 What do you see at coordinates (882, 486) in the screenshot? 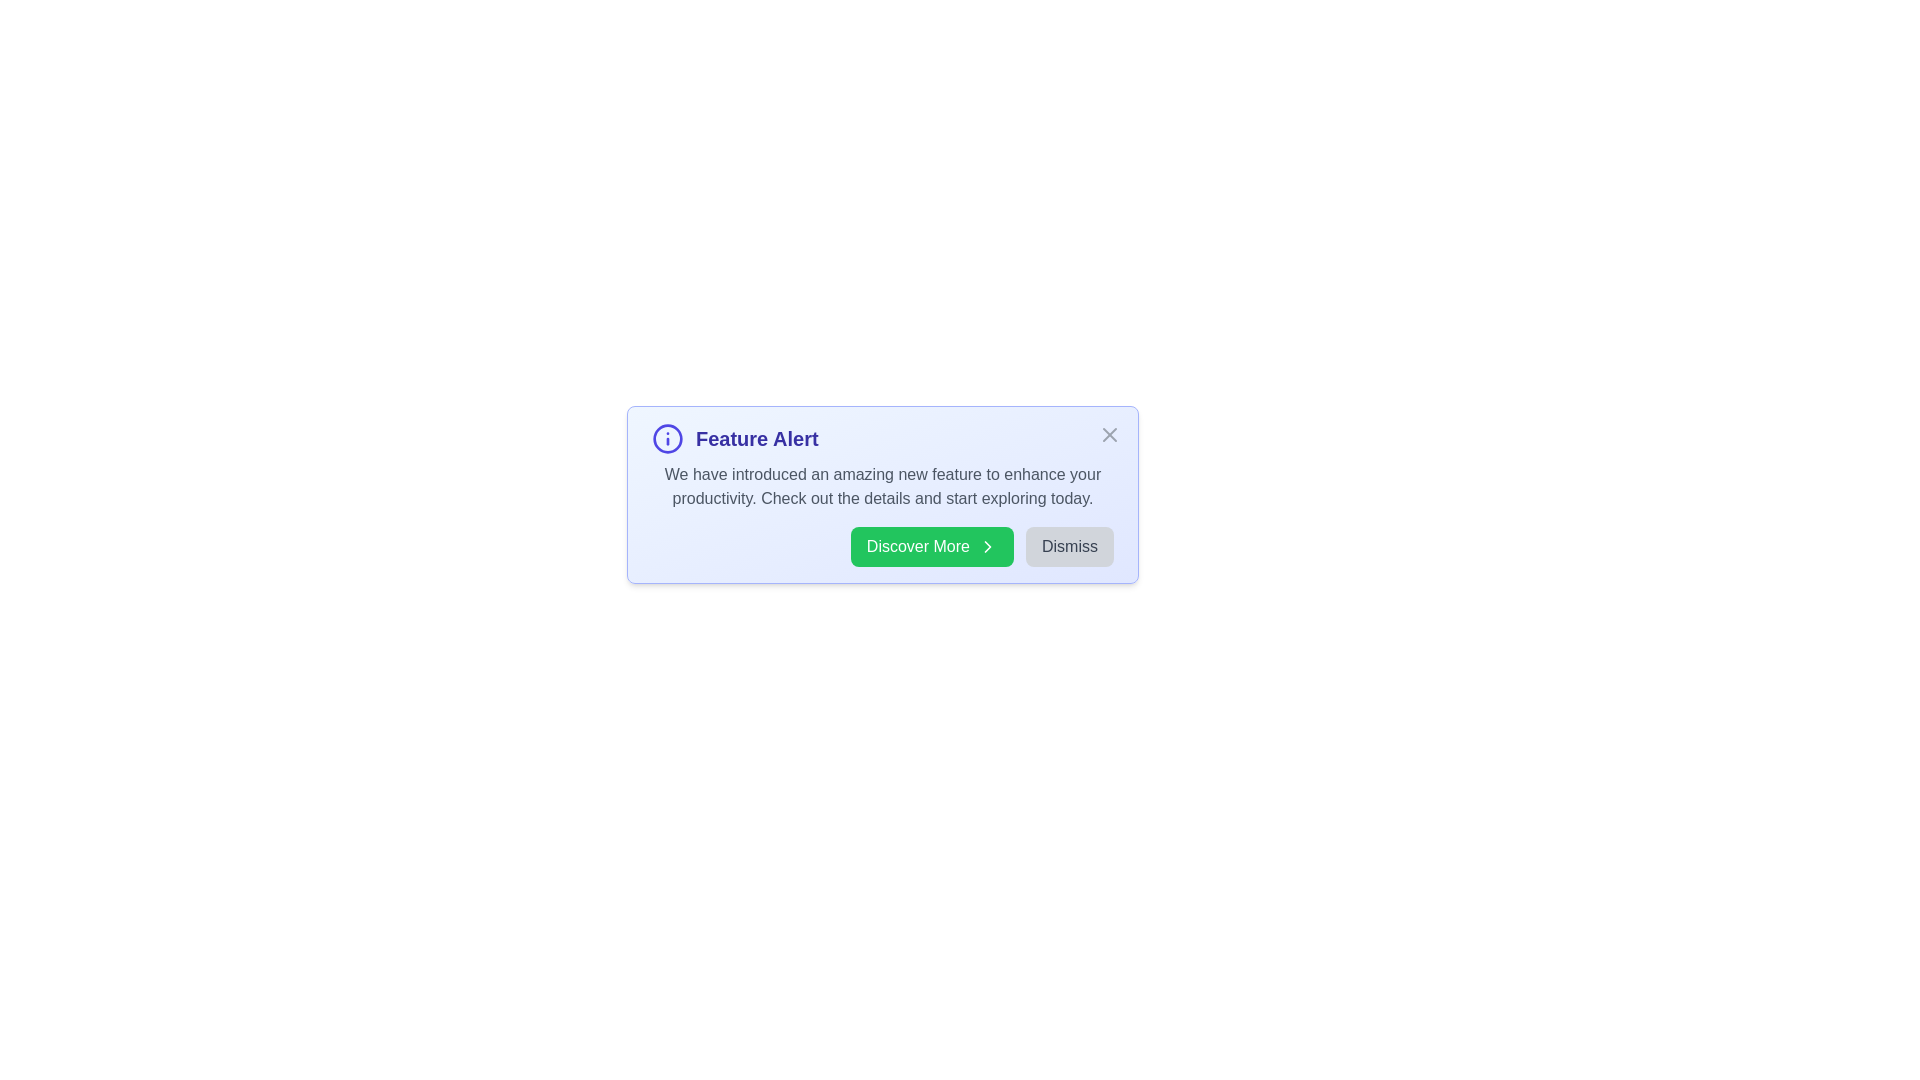
I see `the alert message text to select it` at bounding box center [882, 486].